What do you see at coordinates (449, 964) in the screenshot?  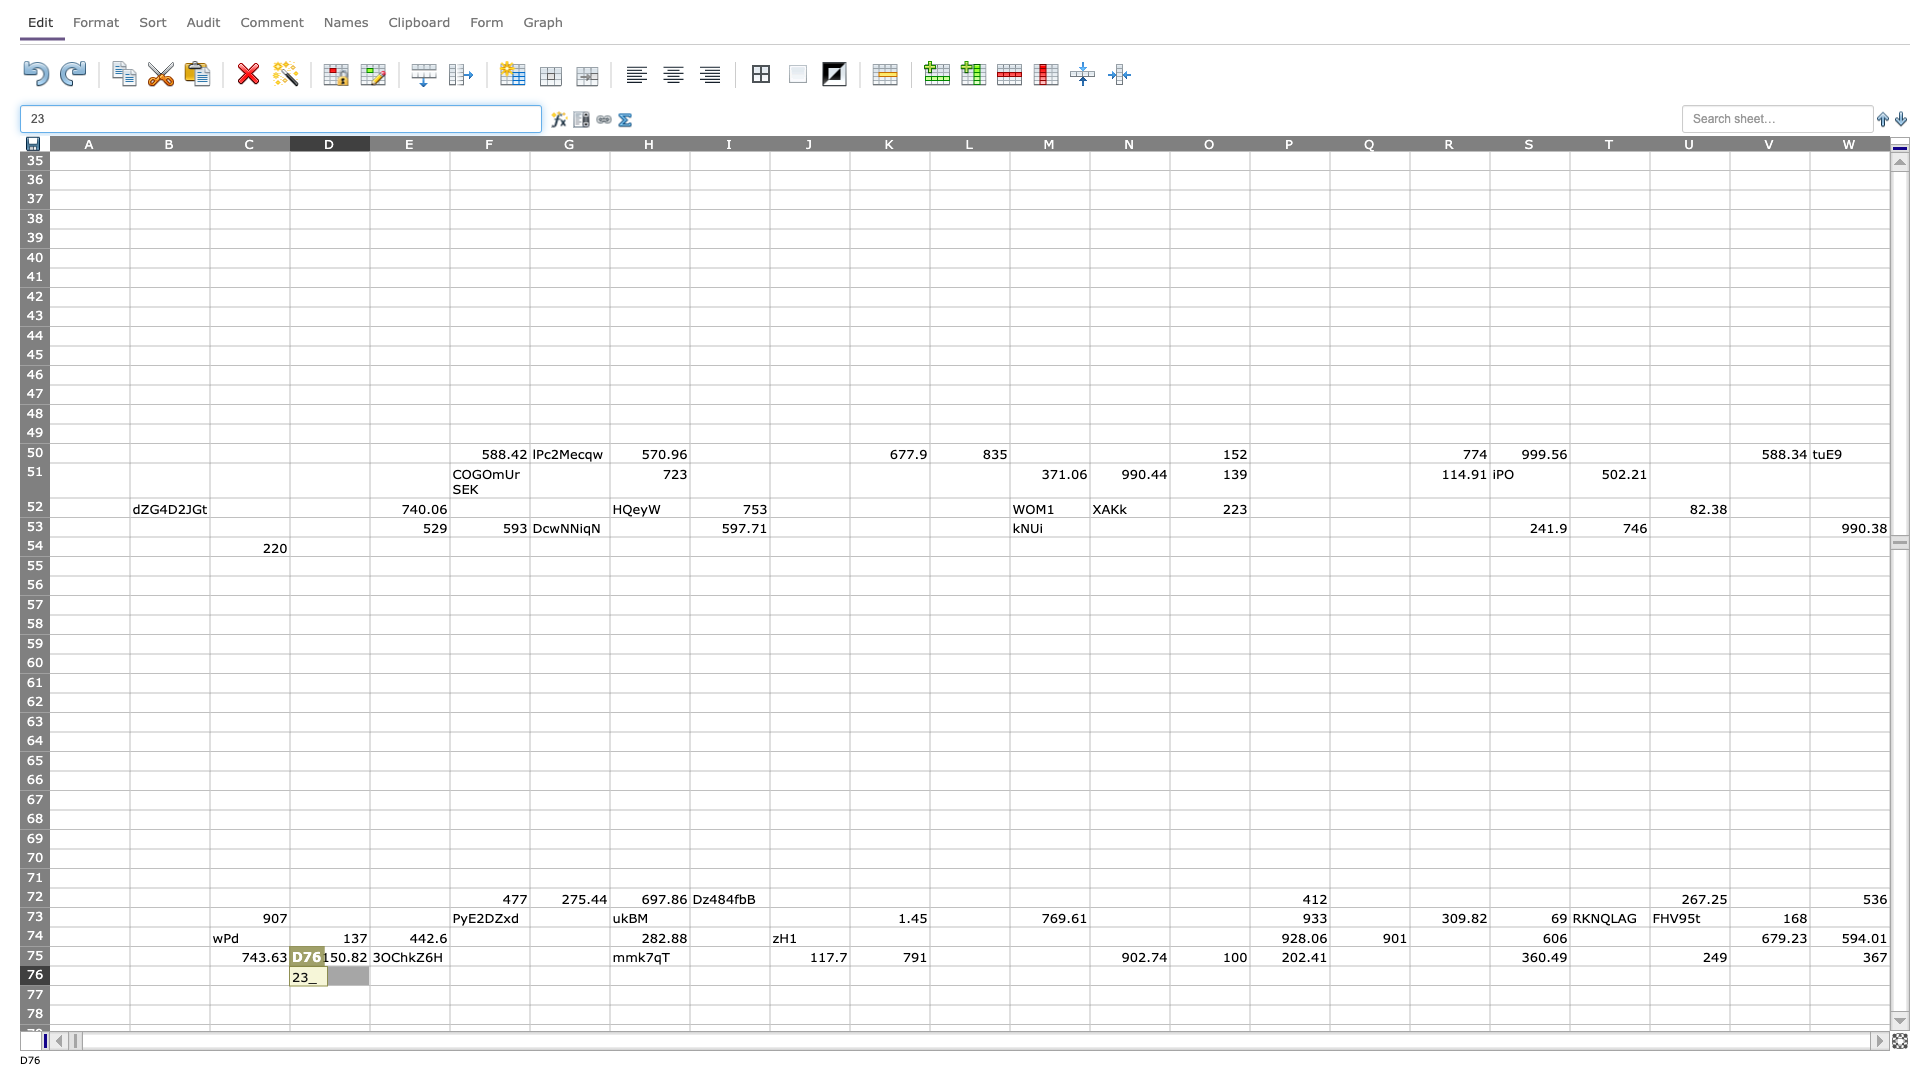 I see `Upper left corner of cell F76` at bounding box center [449, 964].